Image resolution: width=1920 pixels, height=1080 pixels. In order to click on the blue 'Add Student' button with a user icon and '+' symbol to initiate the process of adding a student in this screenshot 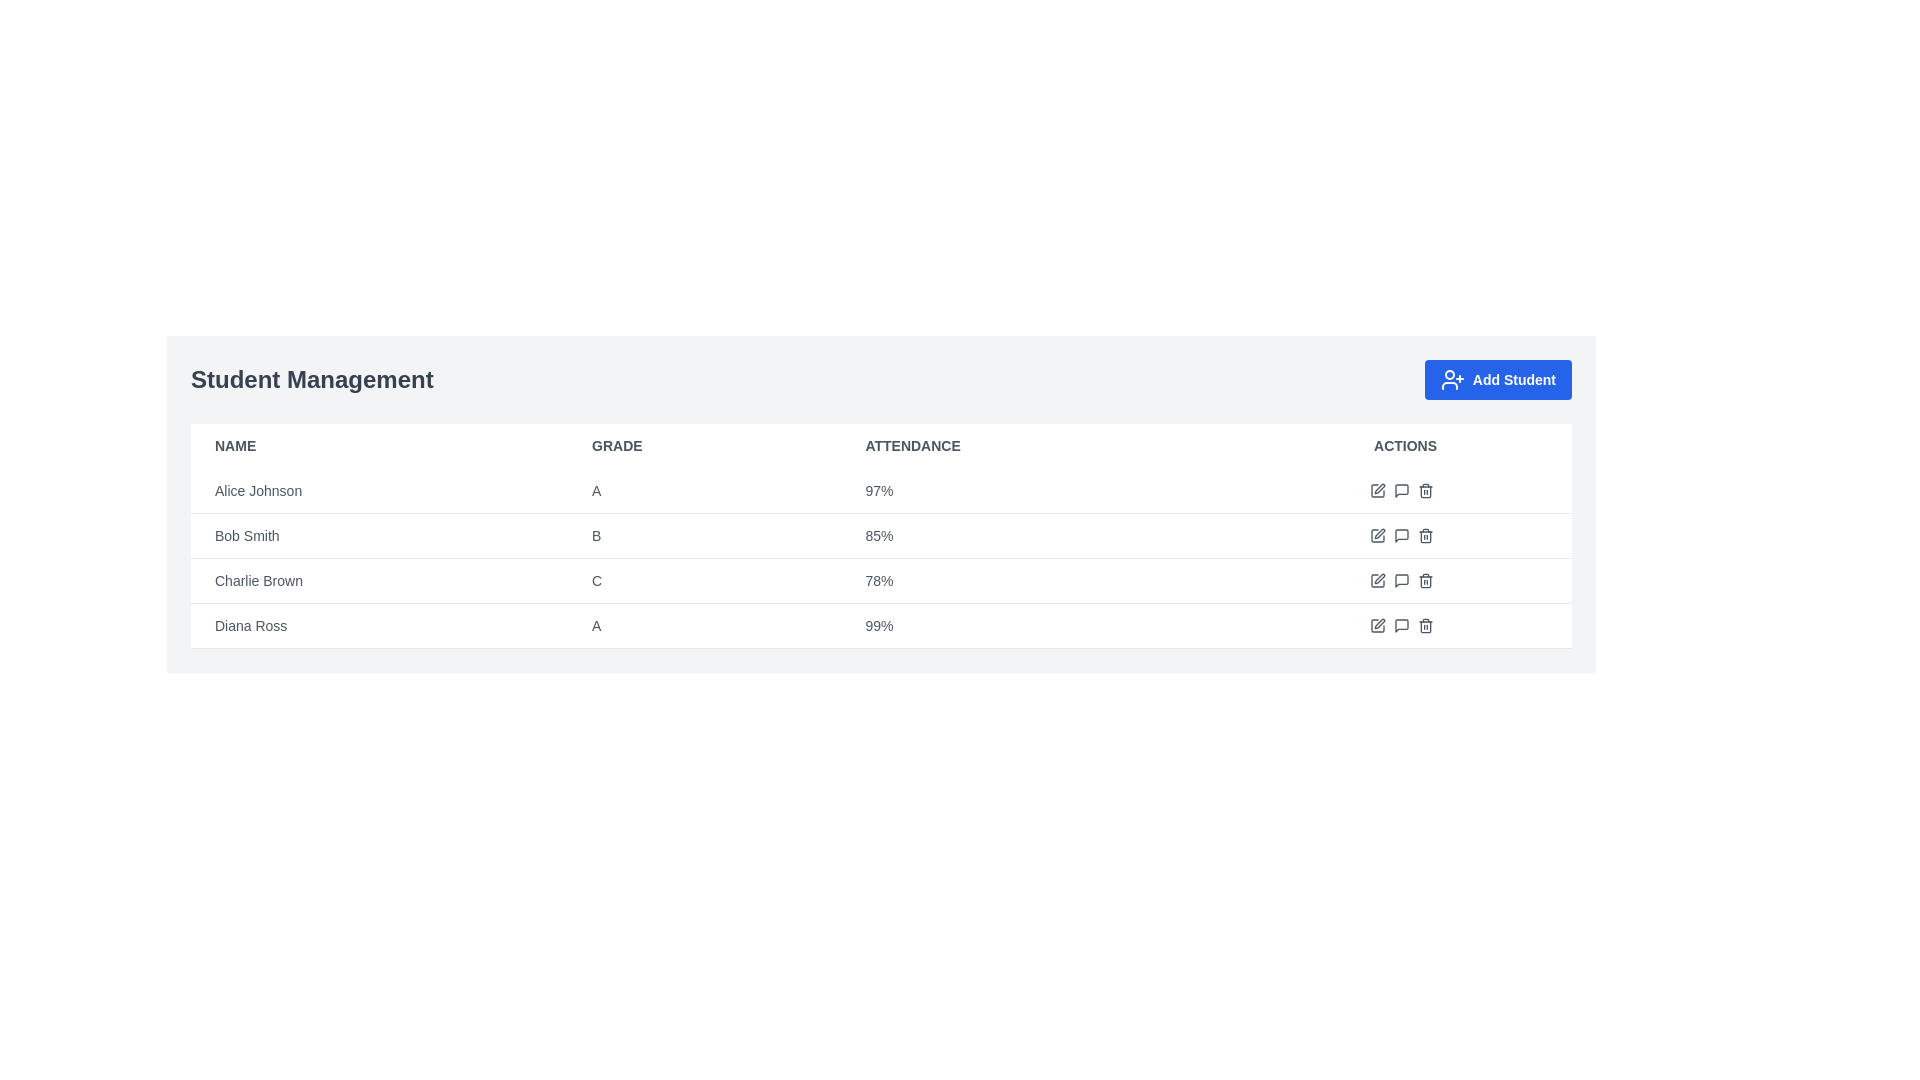, I will do `click(1498, 380)`.